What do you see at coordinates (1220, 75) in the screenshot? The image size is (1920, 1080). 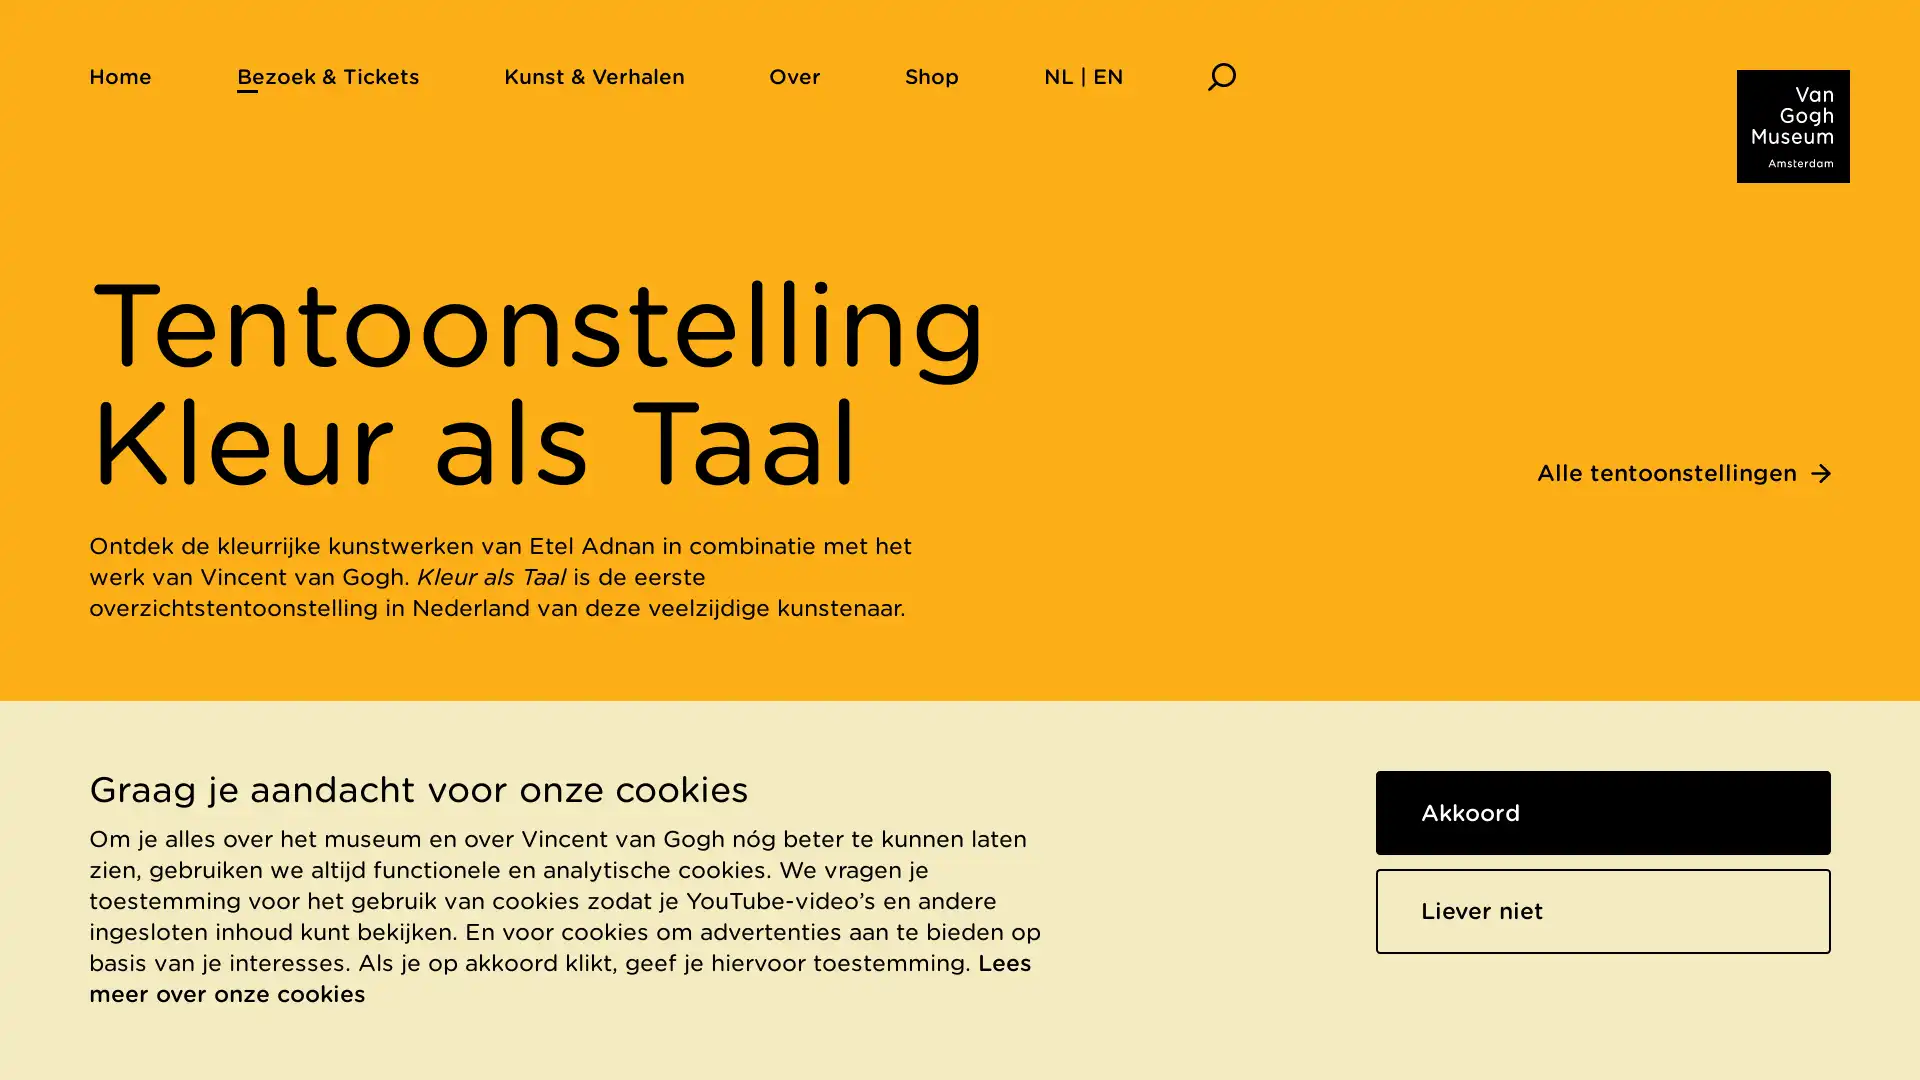 I see `Zoeken` at bounding box center [1220, 75].